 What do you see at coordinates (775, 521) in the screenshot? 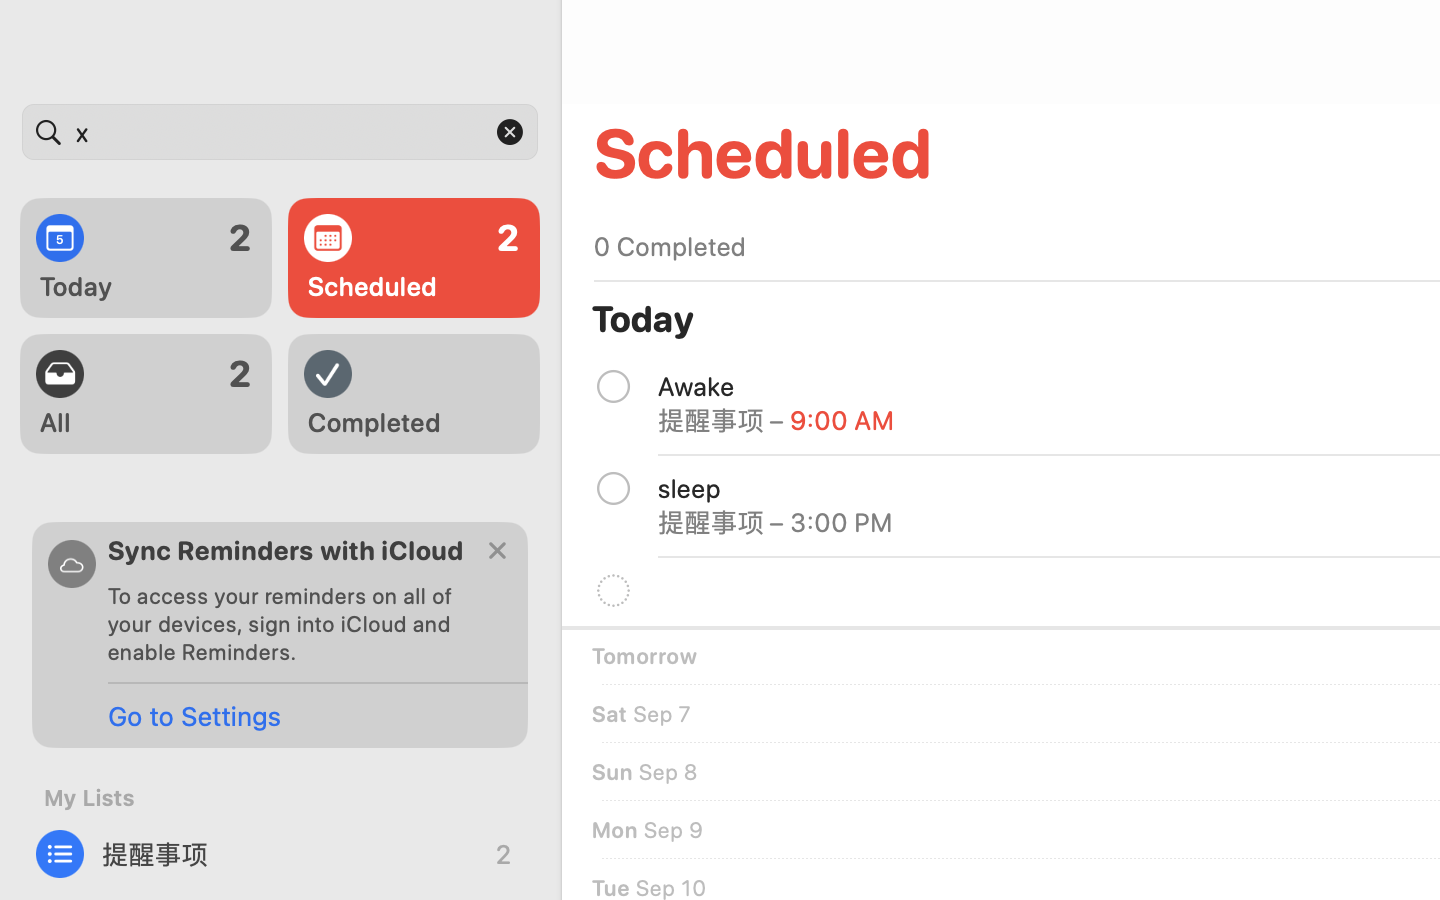
I see `'提醒事项 – 3:00 PM'` at bounding box center [775, 521].